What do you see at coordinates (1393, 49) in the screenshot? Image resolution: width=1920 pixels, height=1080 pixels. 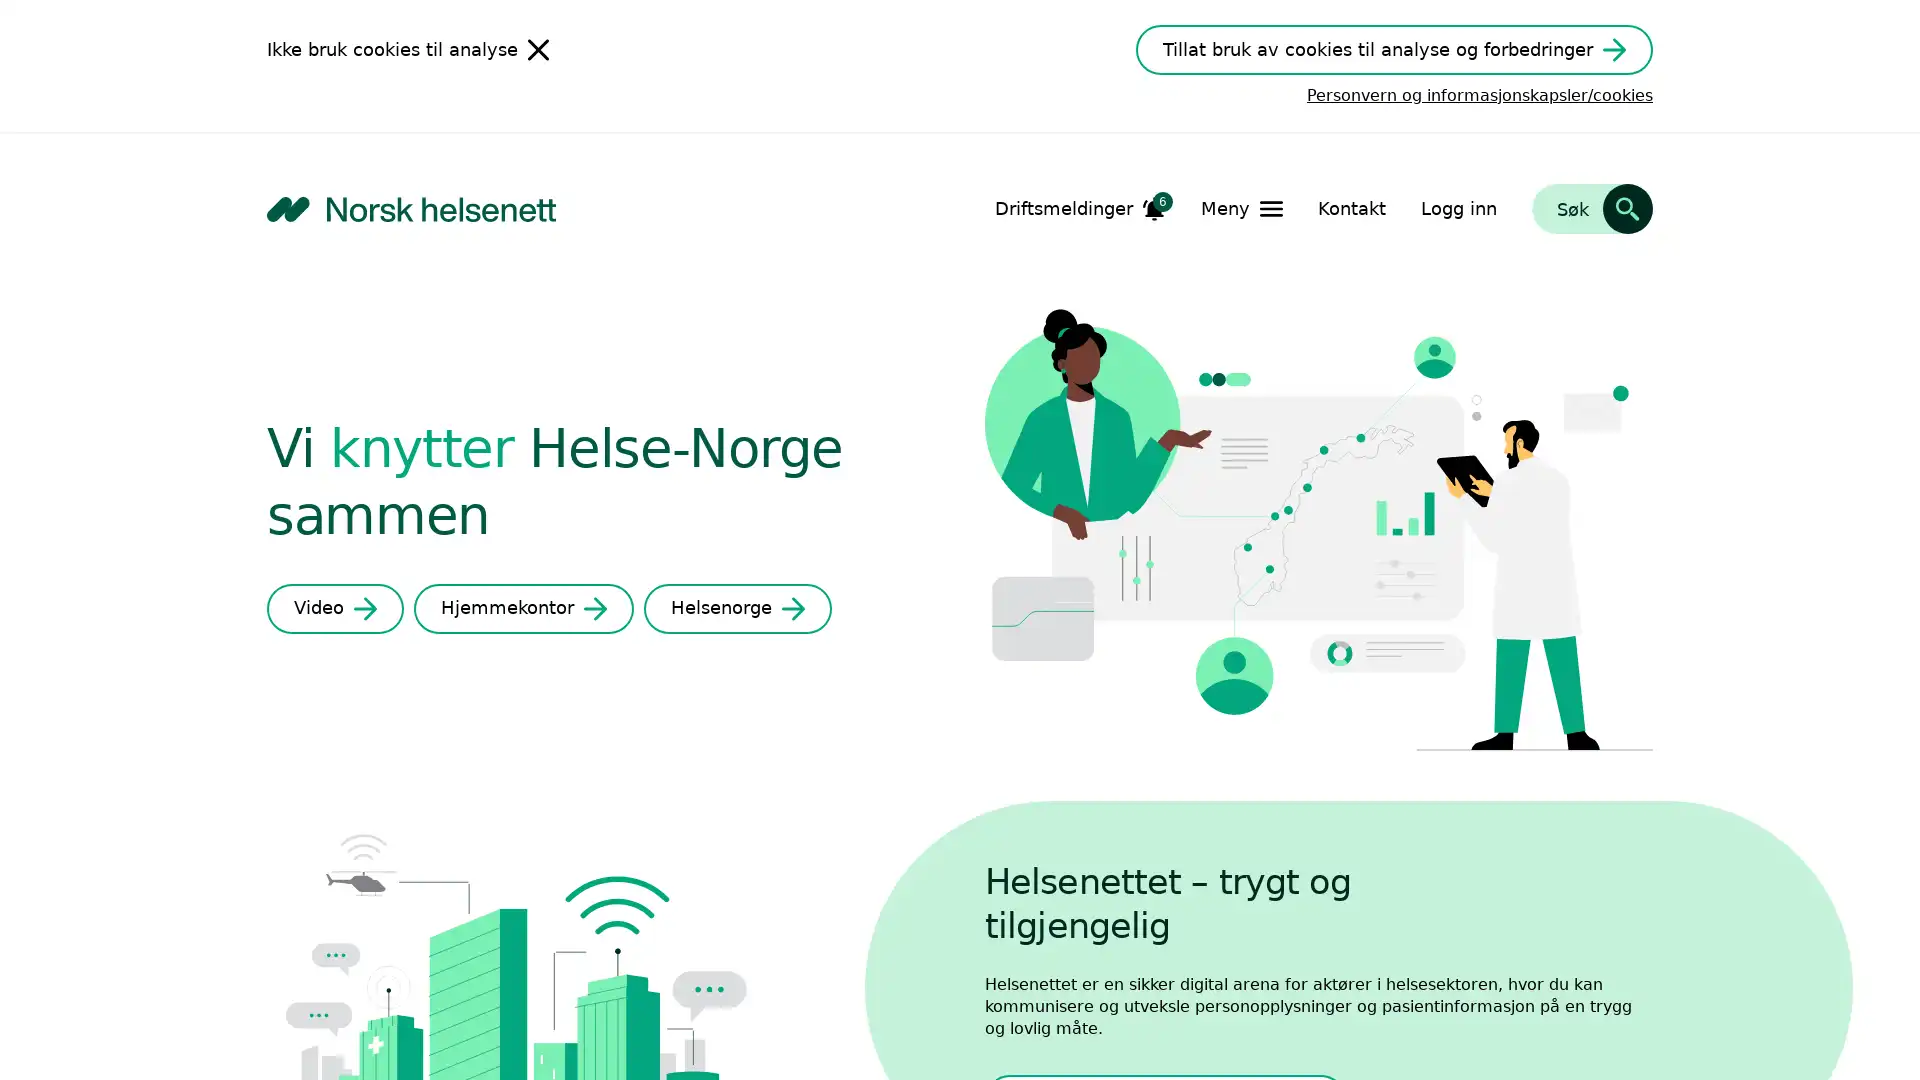 I see `Tillat bruk av cookies til analyse og forbedringer` at bounding box center [1393, 49].